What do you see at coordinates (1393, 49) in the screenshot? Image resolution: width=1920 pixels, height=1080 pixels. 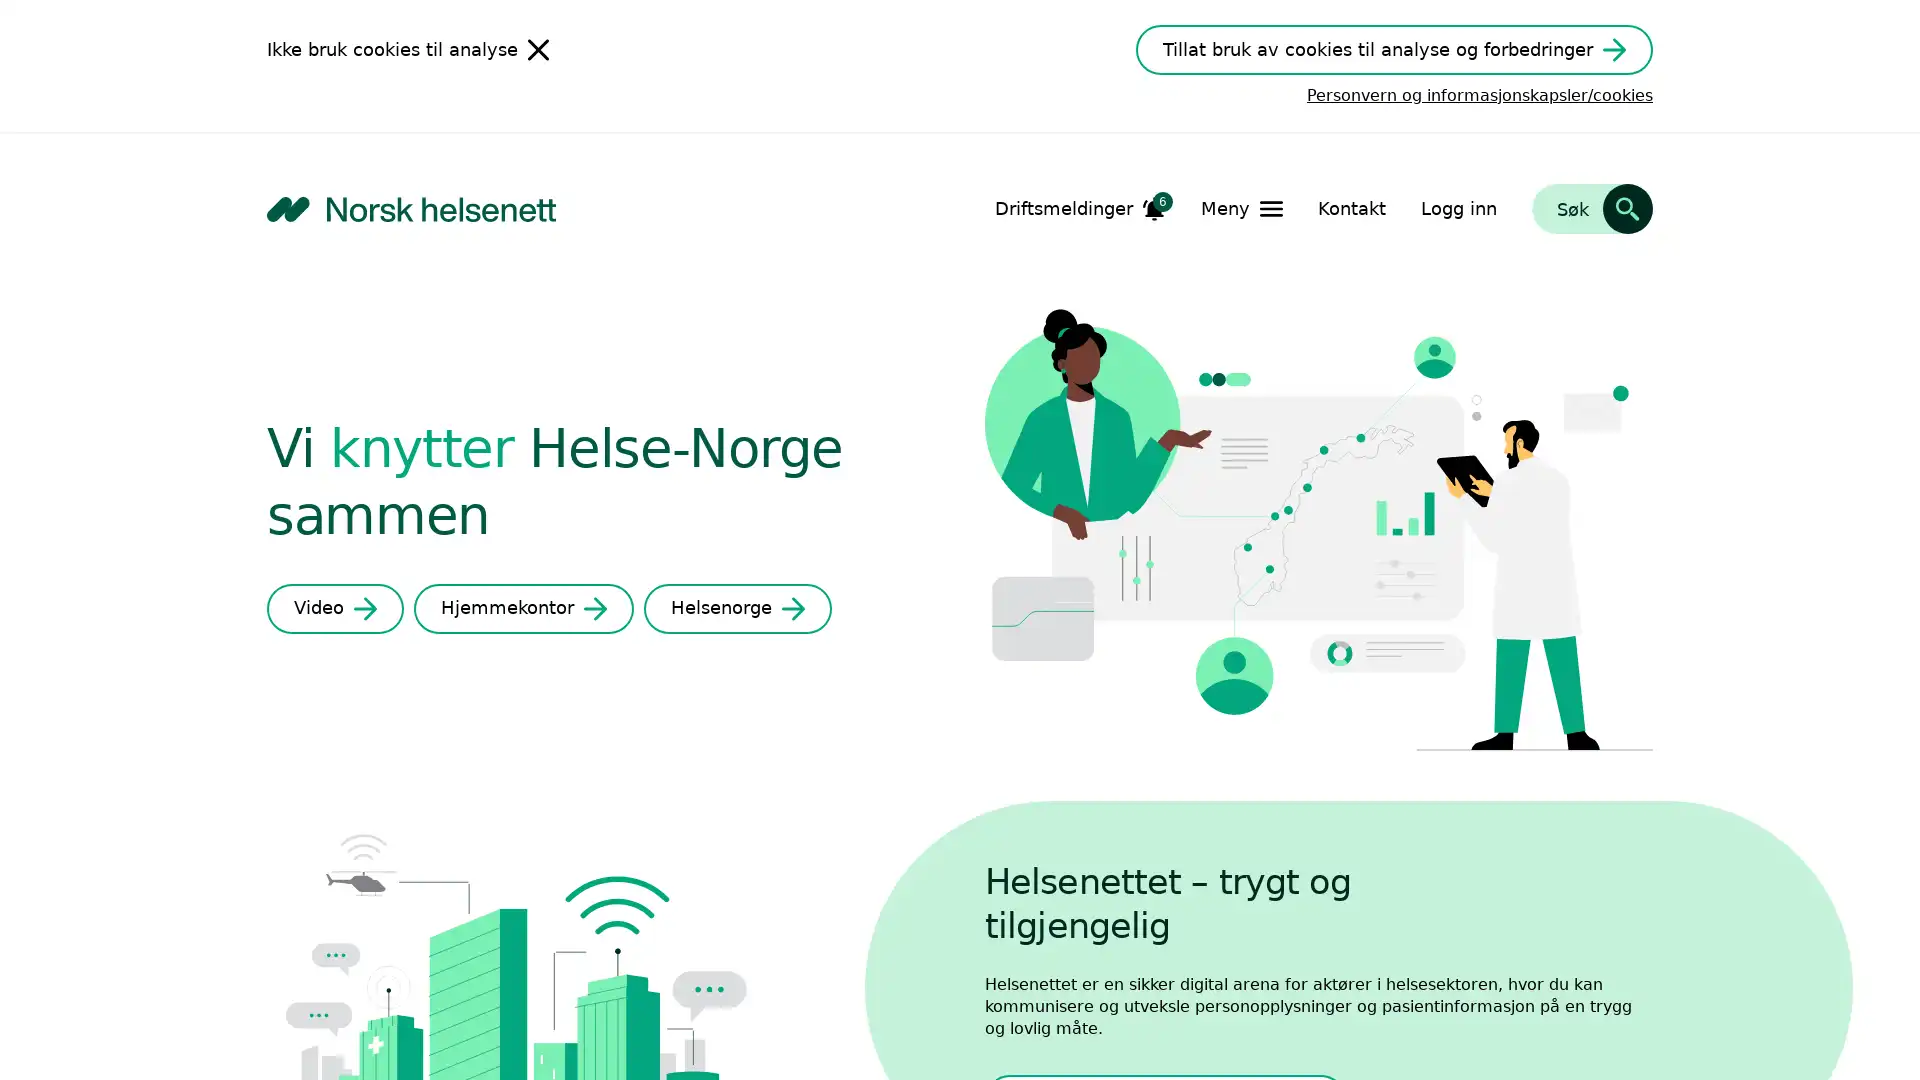 I see `Tillat bruk av cookies til analyse og forbedringer` at bounding box center [1393, 49].